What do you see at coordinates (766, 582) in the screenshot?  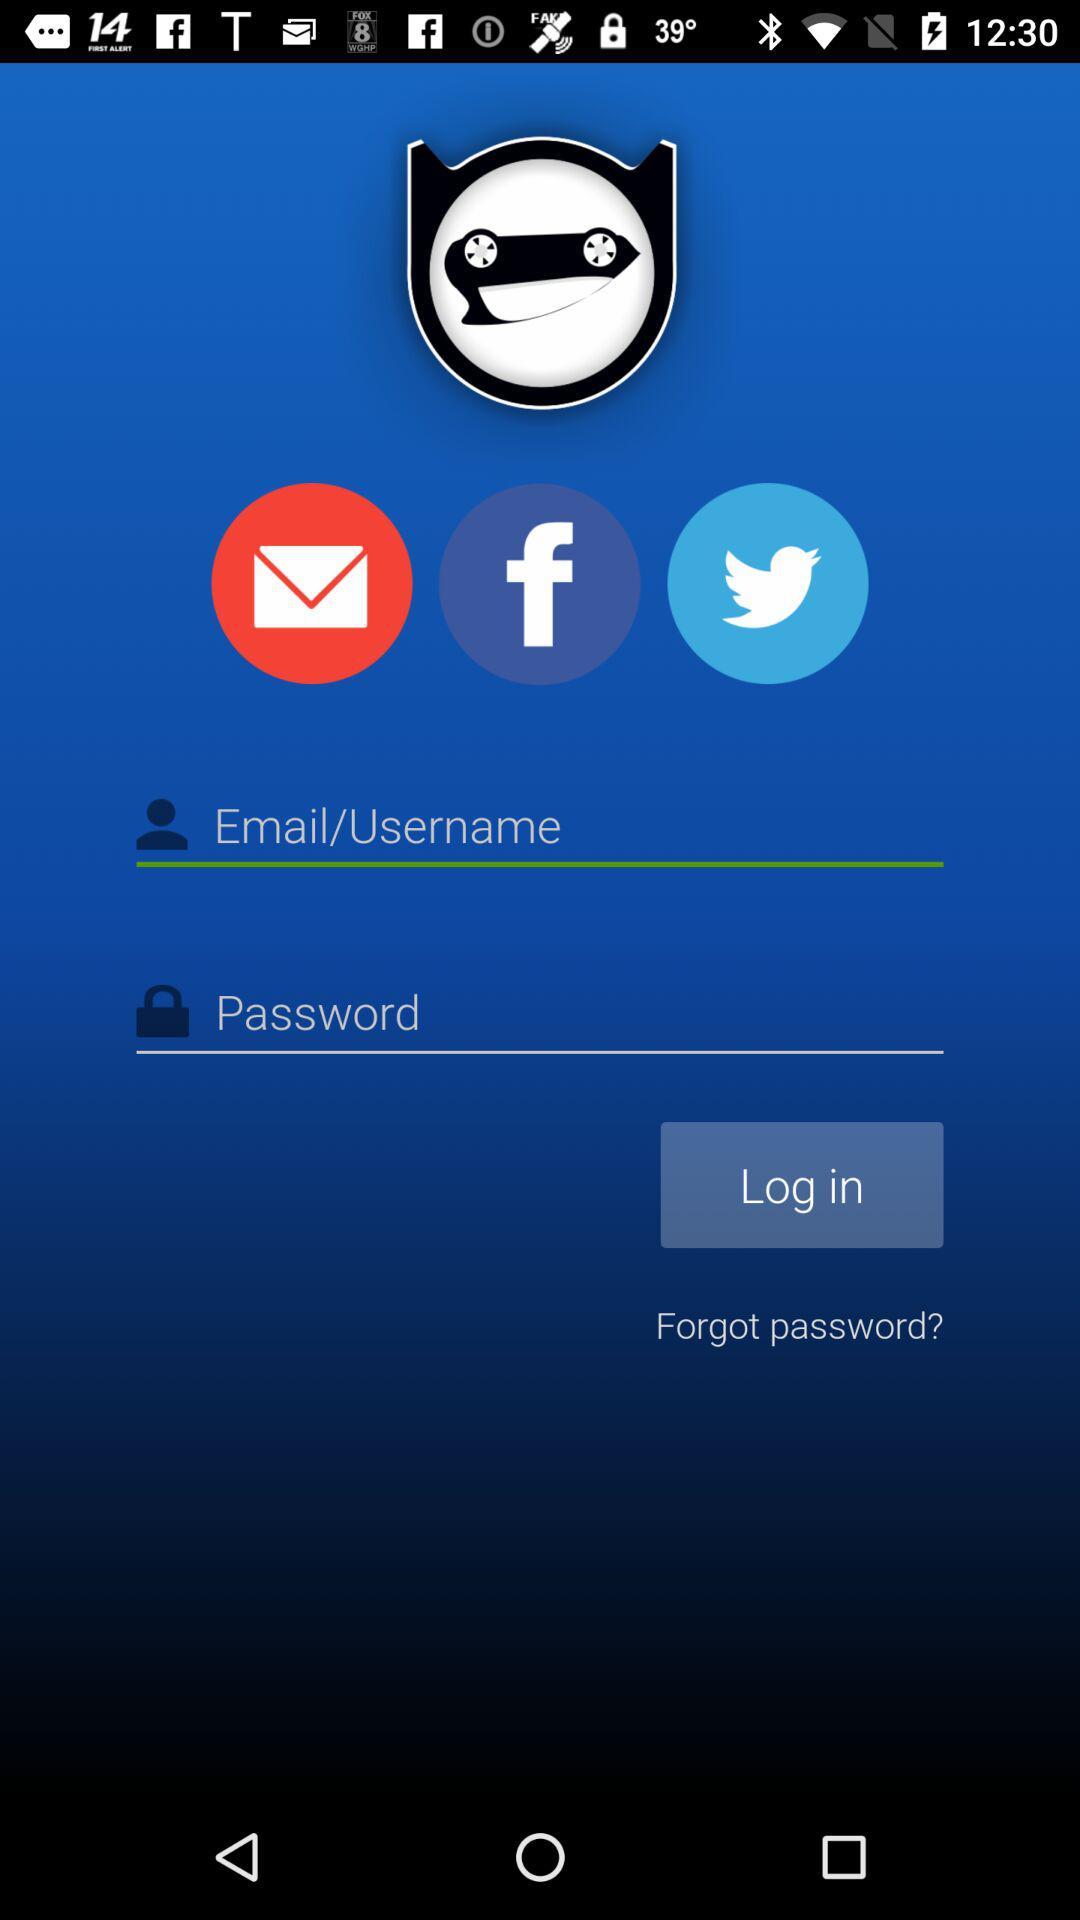 I see `share with twitter` at bounding box center [766, 582].